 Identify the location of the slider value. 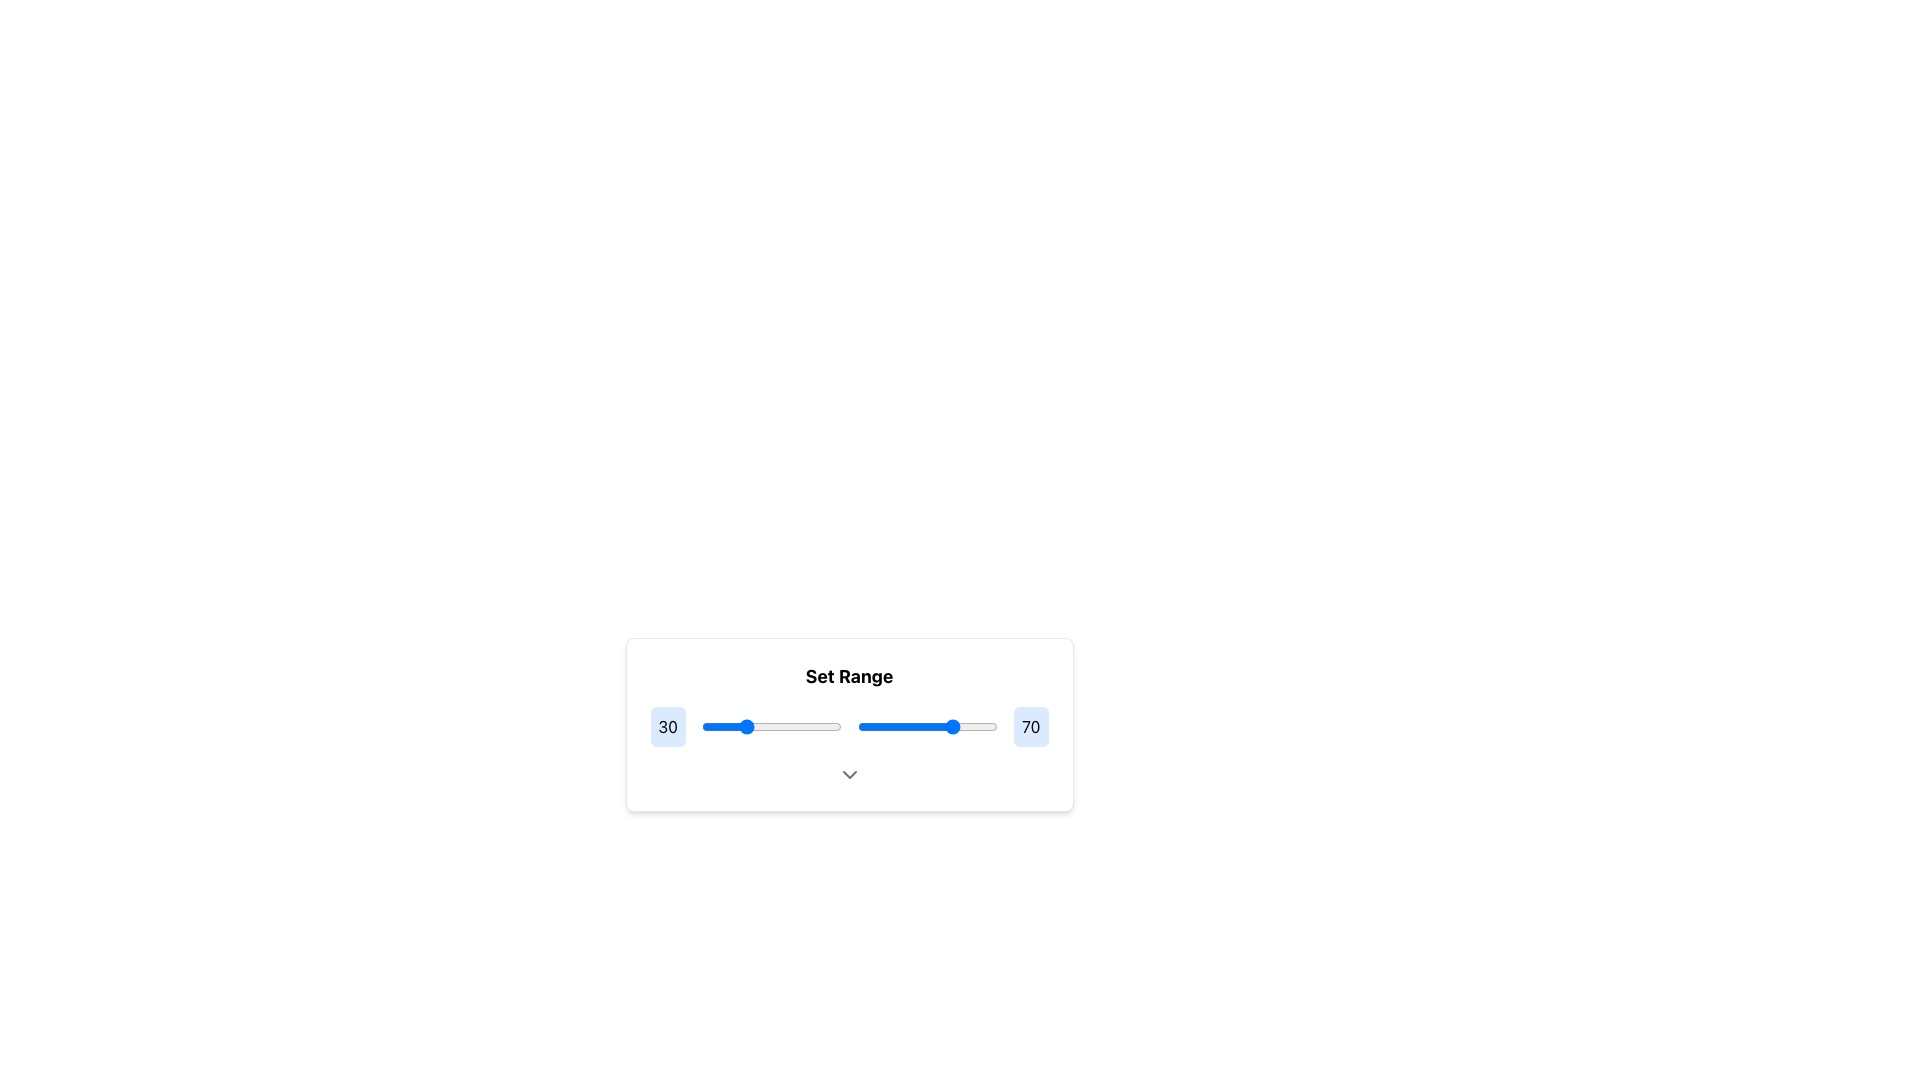
(797, 726).